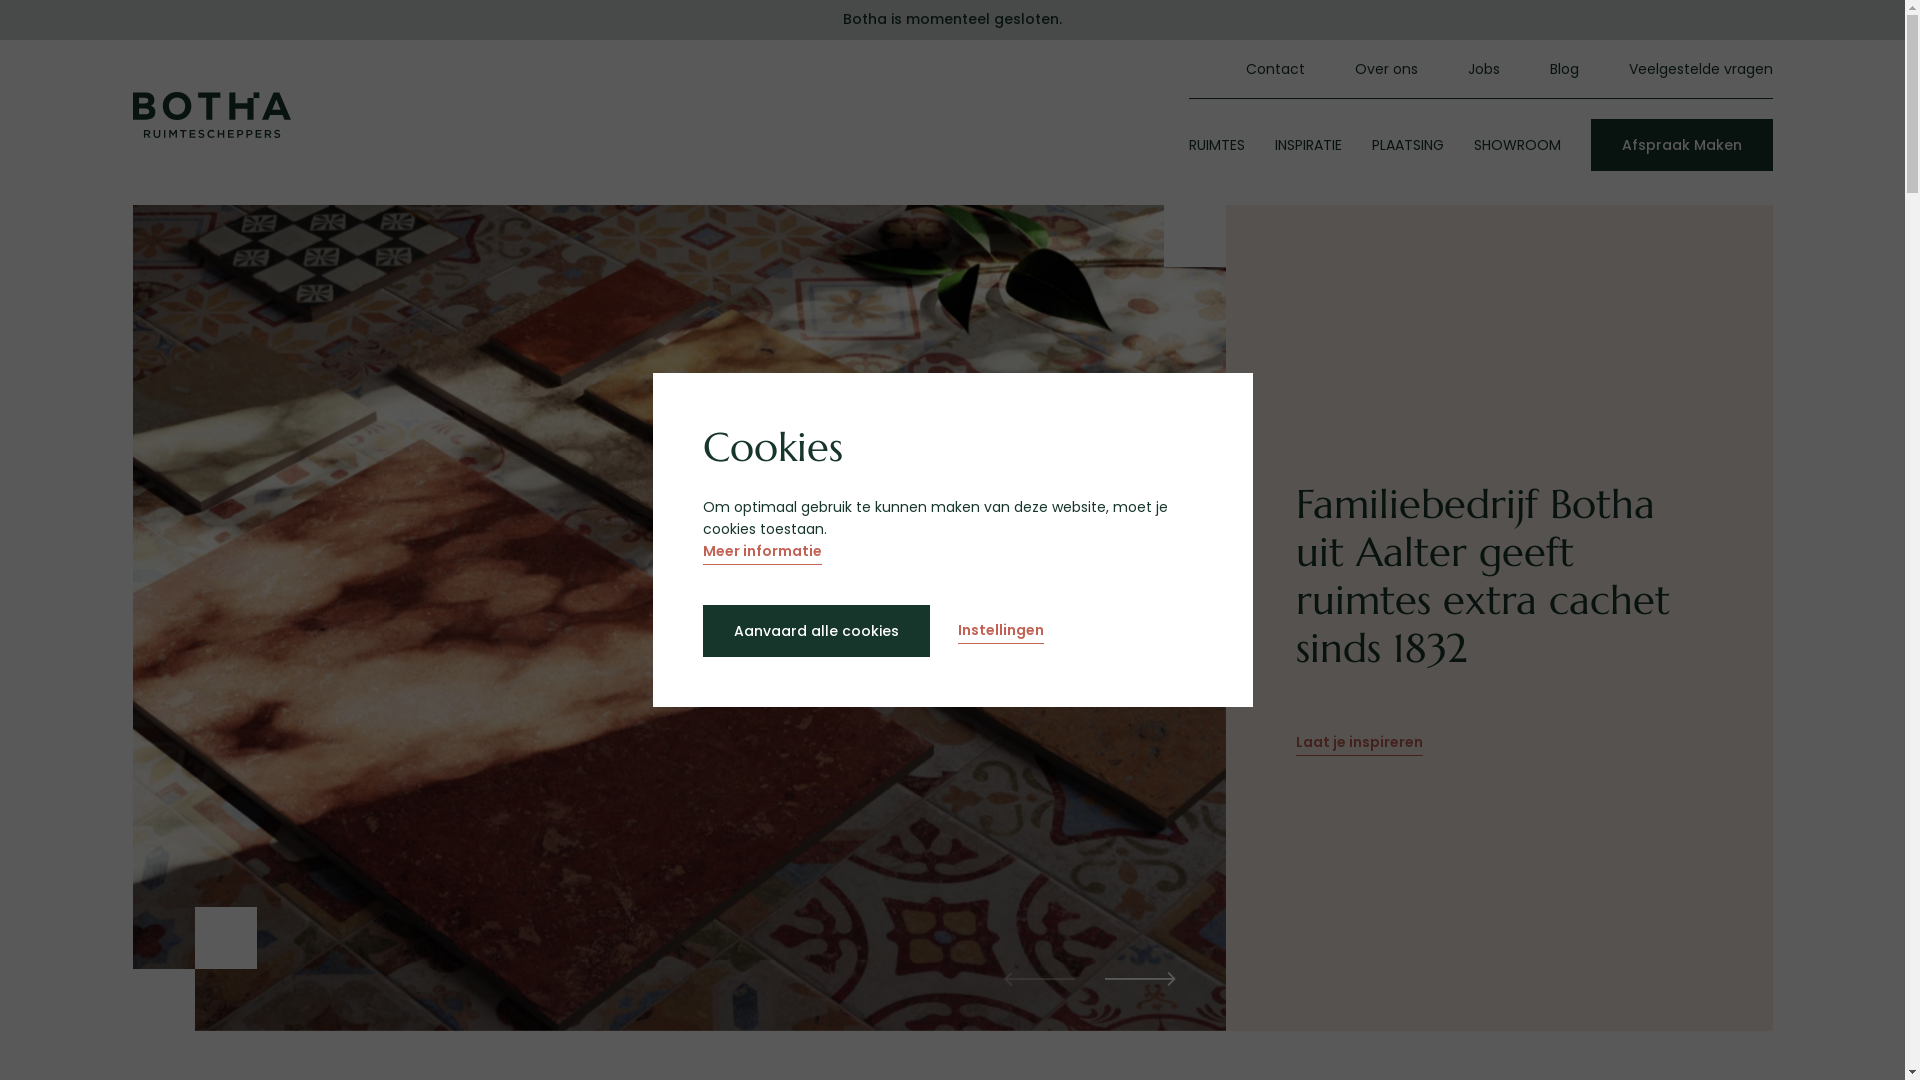 The height and width of the screenshot is (1080, 1920). Describe the element at coordinates (1473, 144) in the screenshot. I see `'SHOWROOM'` at that location.